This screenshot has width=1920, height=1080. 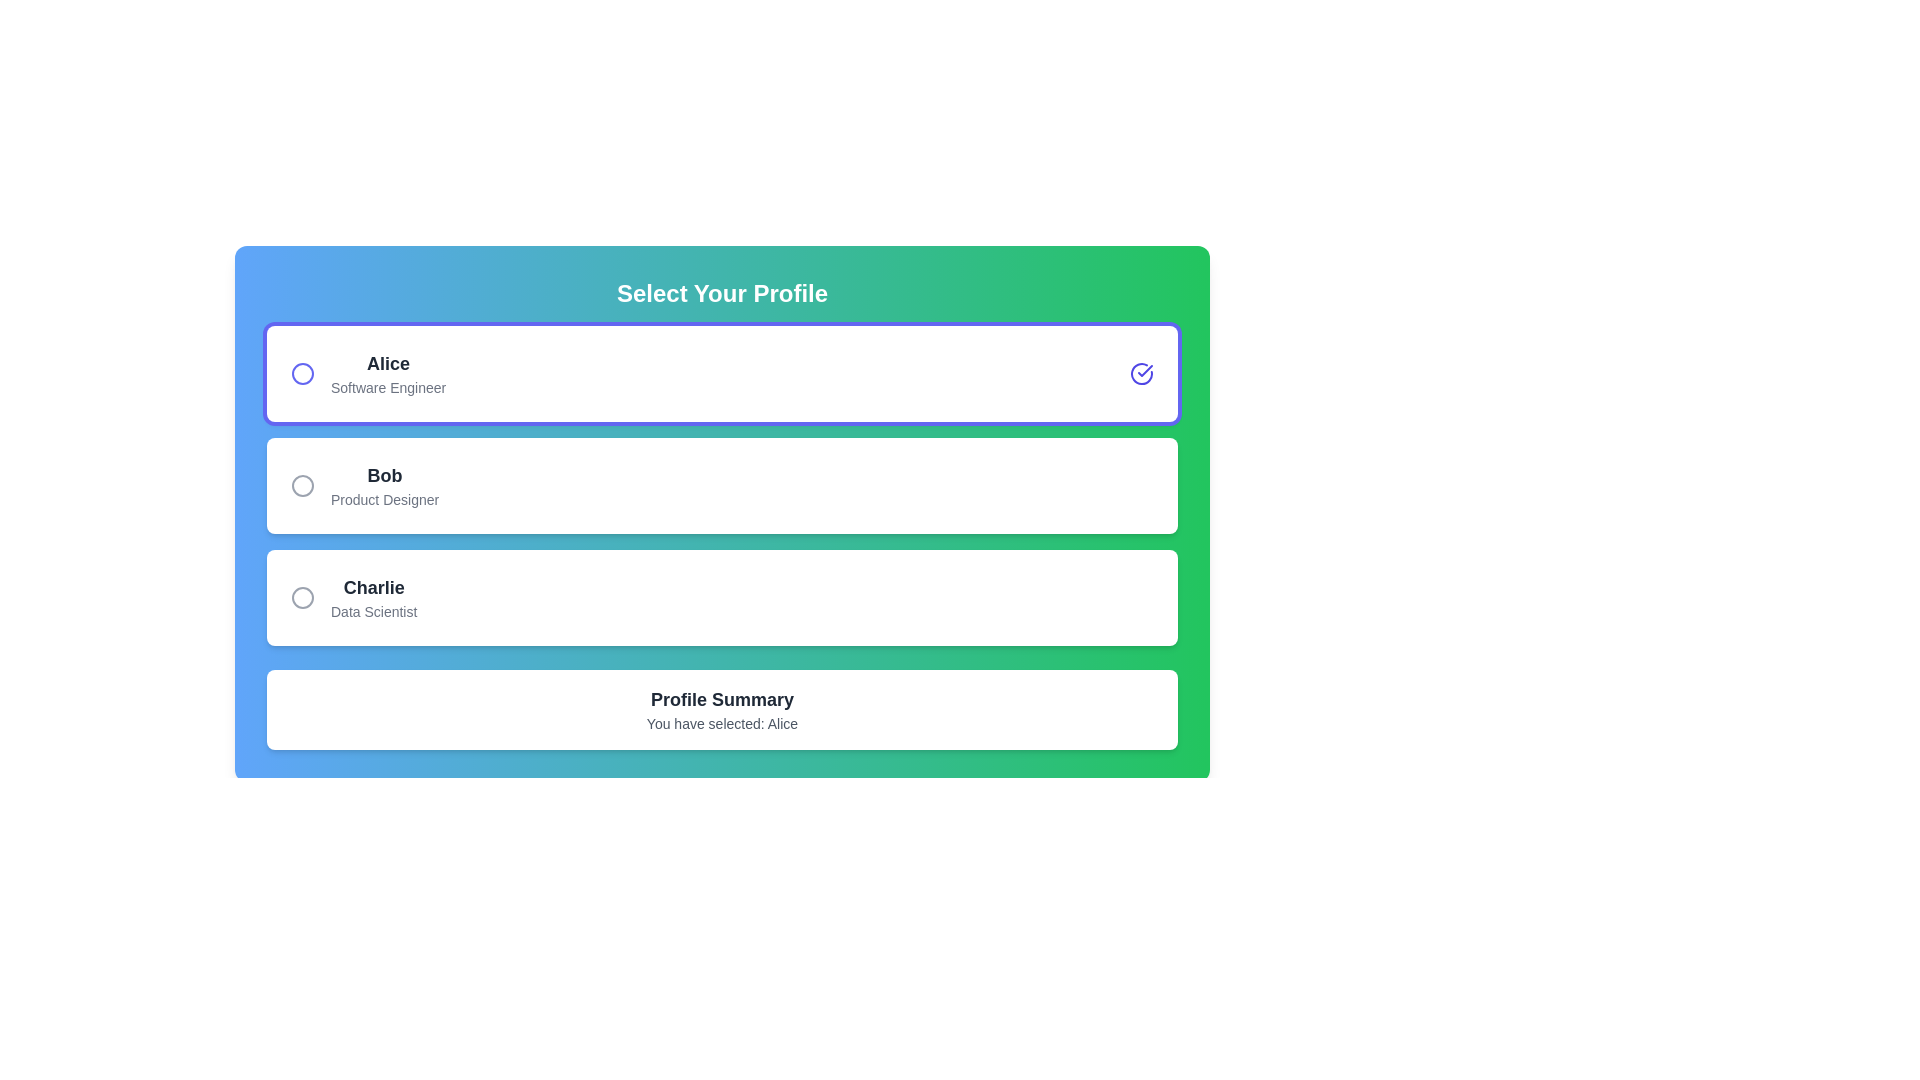 I want to click on the text element displaying 'Bob' in bold, which is the first line of text in the second profile option, positioned above 'Product Designer', so click(x=385, y=475).